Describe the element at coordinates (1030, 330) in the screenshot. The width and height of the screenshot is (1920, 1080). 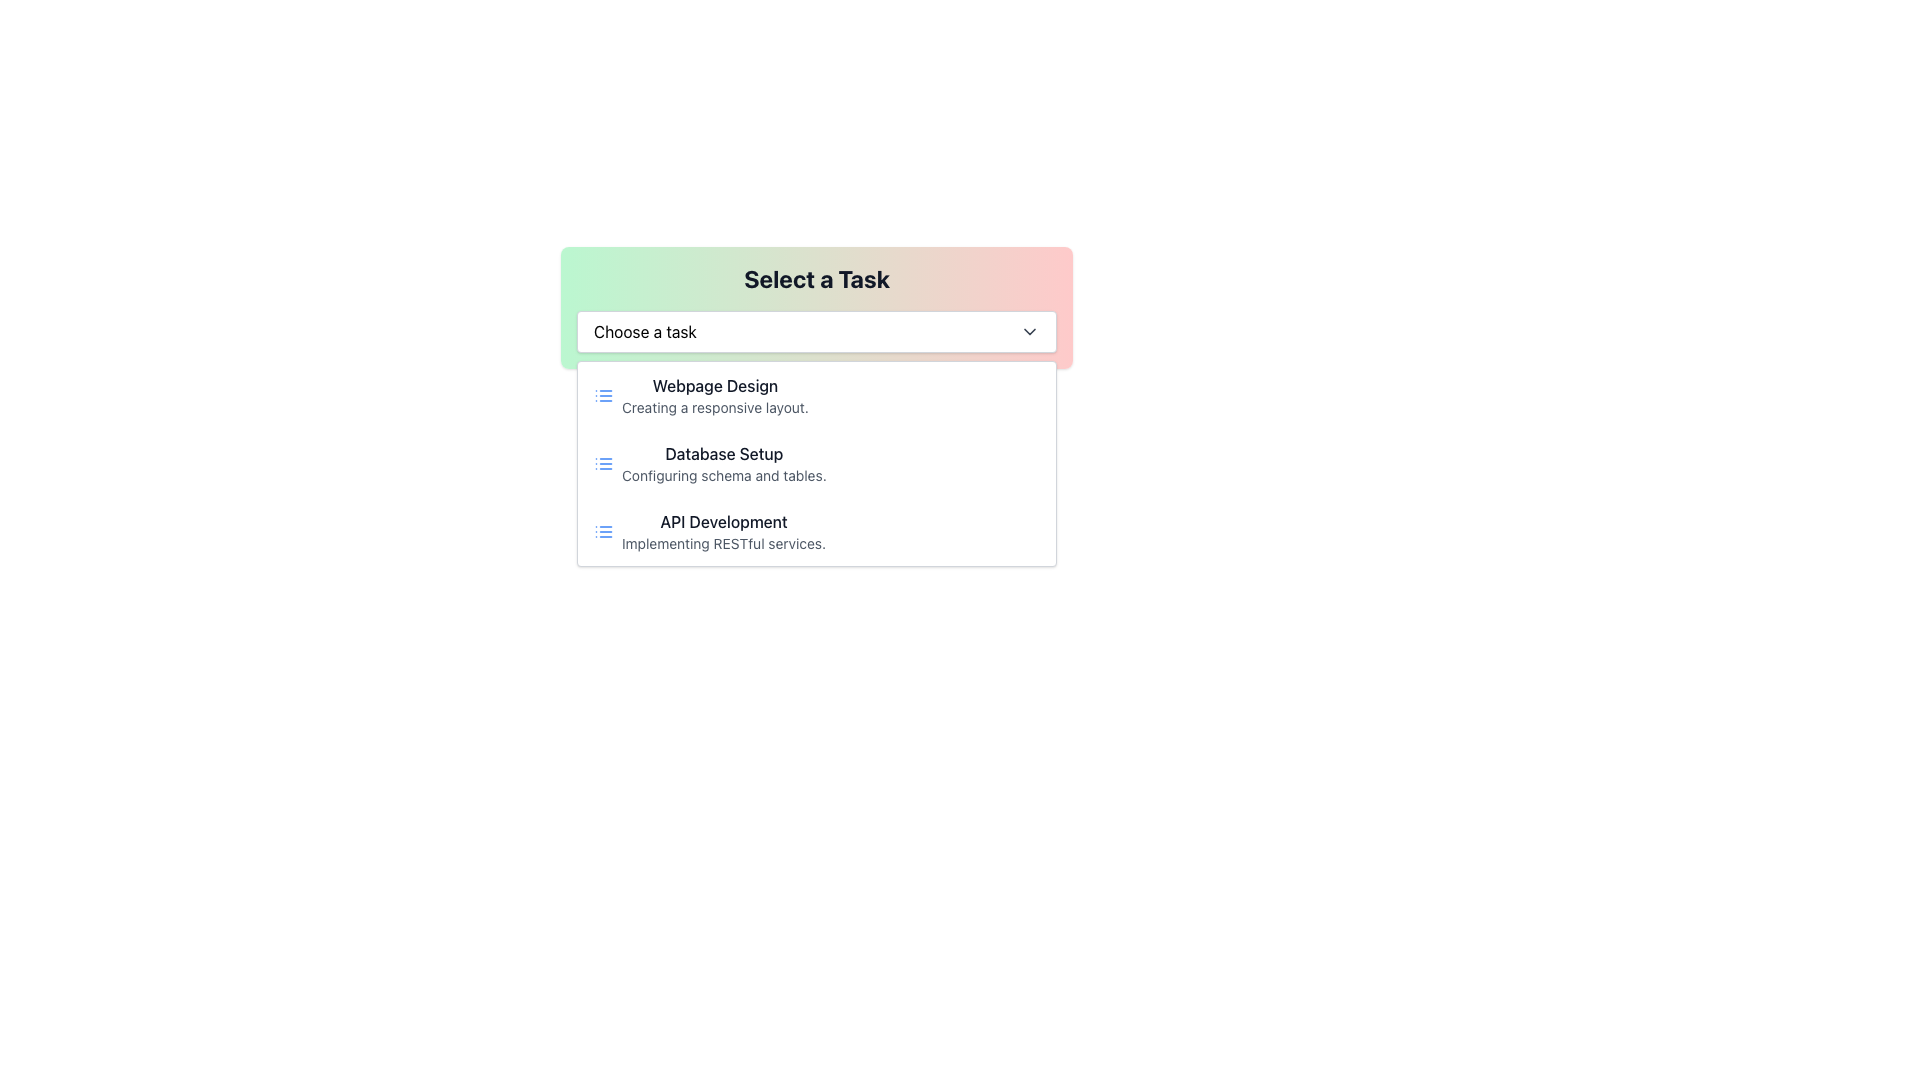
I see `the Dropdown icon located on the far right of the 'Choose a task' dropdown selection bar, aligned horizontally with the text 'Choose a task'` at that location.